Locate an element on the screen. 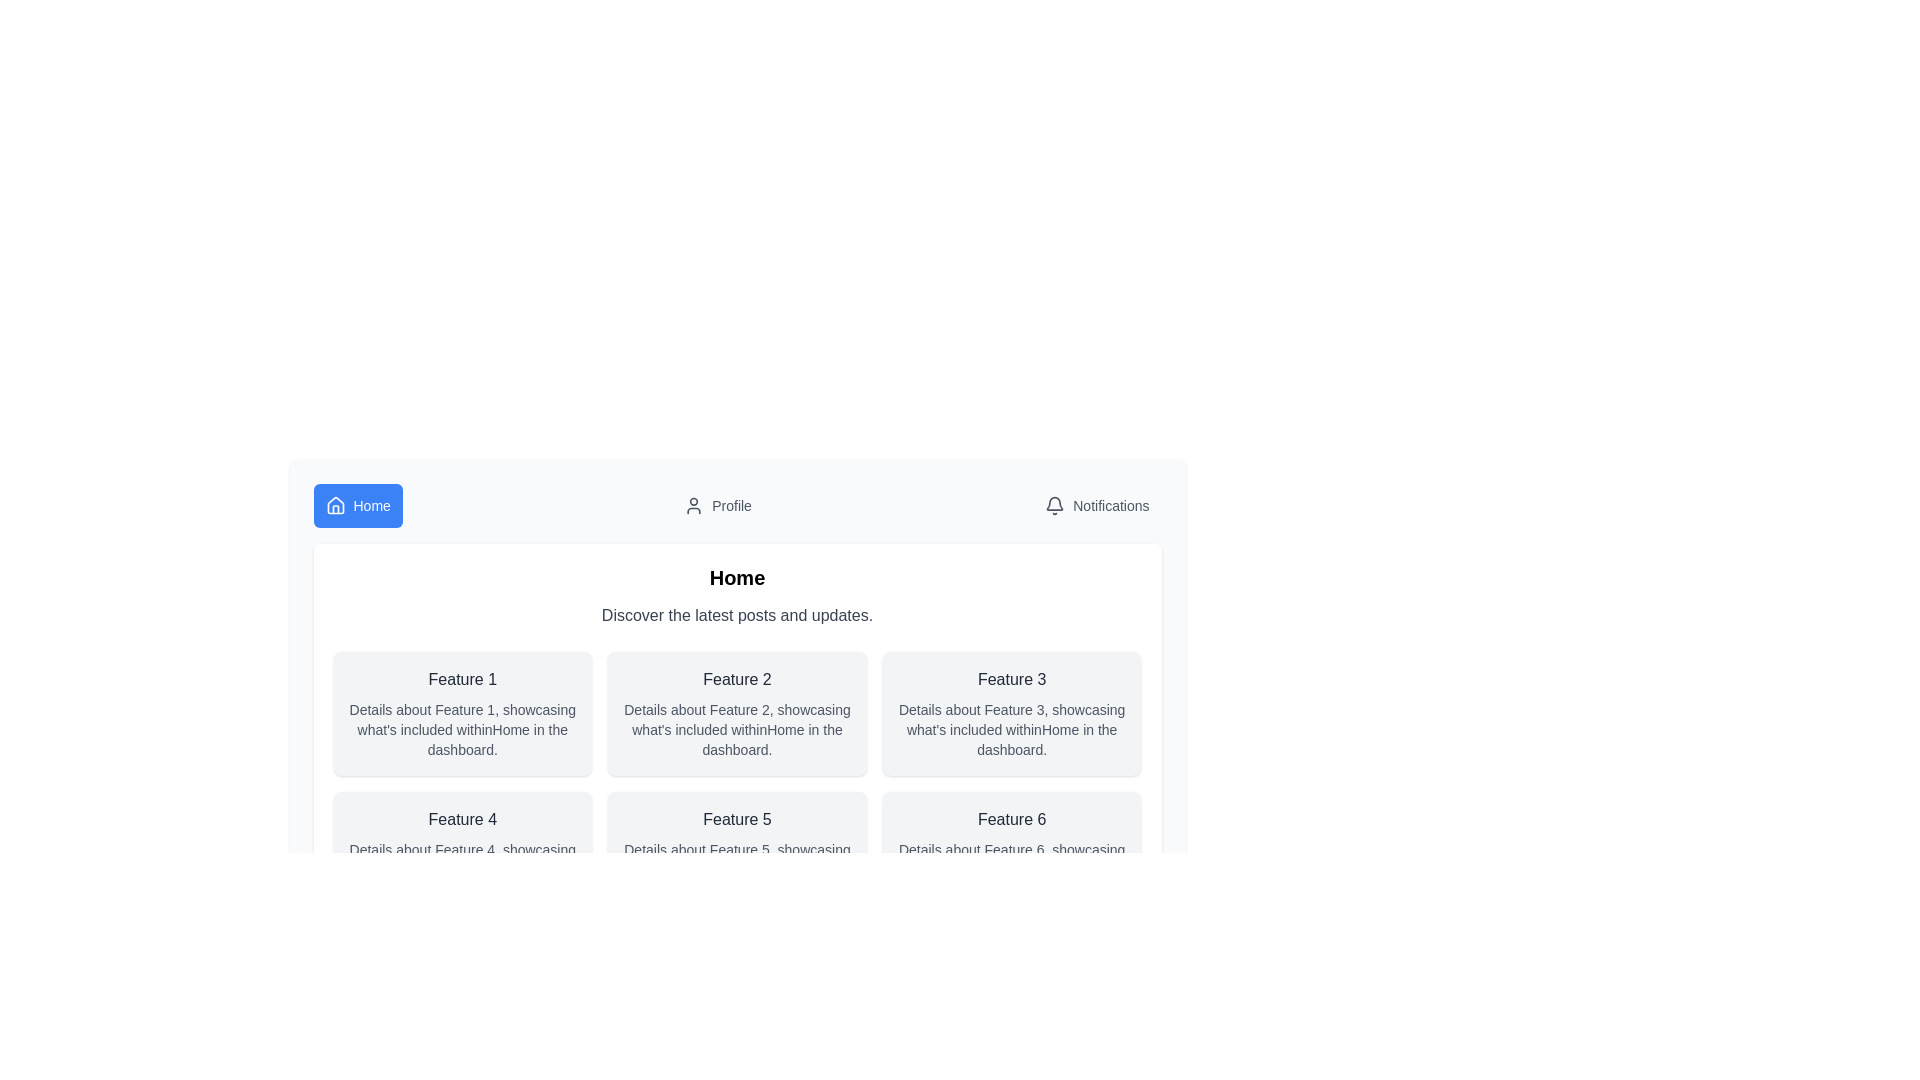 The image size is (1920, 1080). the 'Notifications' button, which is the third button in a group of three, styled with a rounded rectangle shape and a bell icon is located at coordinates (1096, 504).